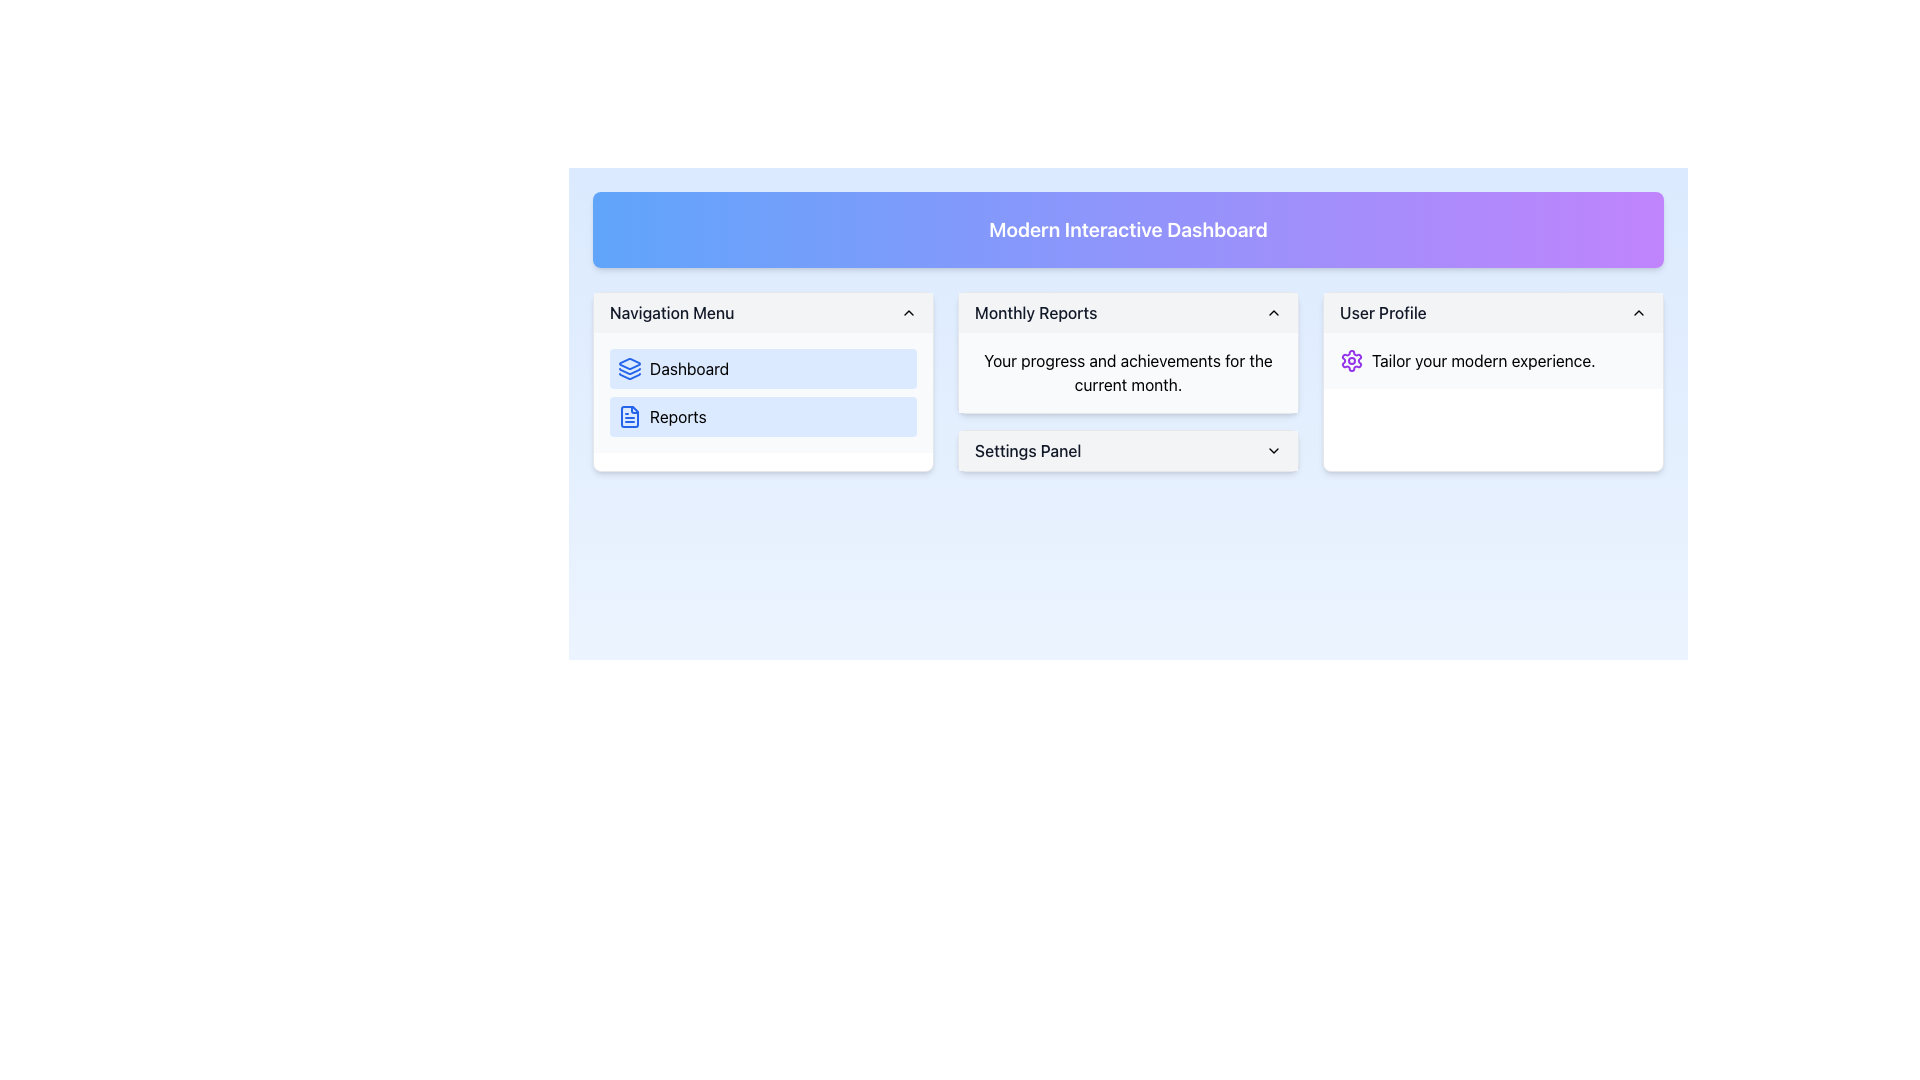 The width and height of the screenshot is (1920, 1080). Describe the element at coordinates (1382, 312) in the screenshot. I see `text from the 'User Profile' text label, which is styled in dark gray and positioned at the top right corner of the dashboard within the 'User Profile' card` at that location.